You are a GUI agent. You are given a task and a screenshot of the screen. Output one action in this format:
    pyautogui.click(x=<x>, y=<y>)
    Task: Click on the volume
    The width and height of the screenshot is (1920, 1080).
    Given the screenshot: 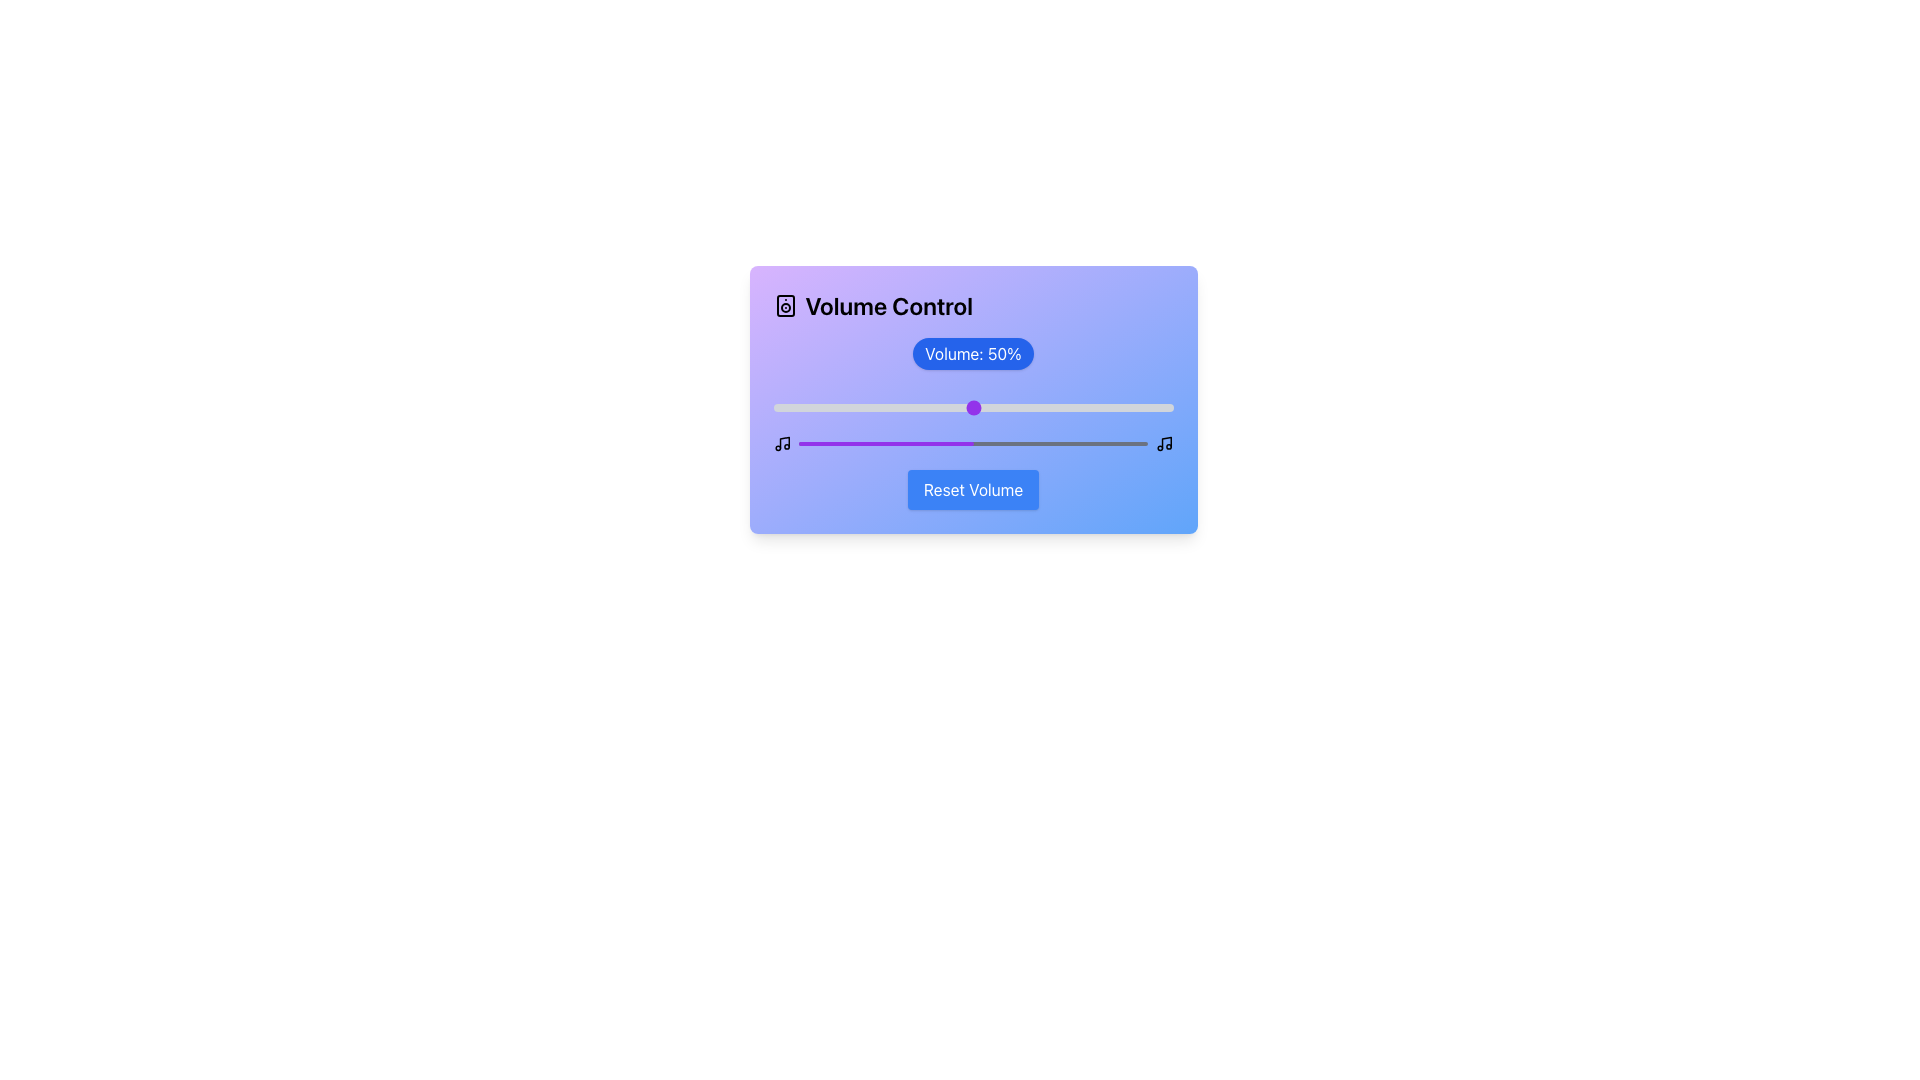 What is the action you would take?
    pyautogui.click(x=948, y=407)
    